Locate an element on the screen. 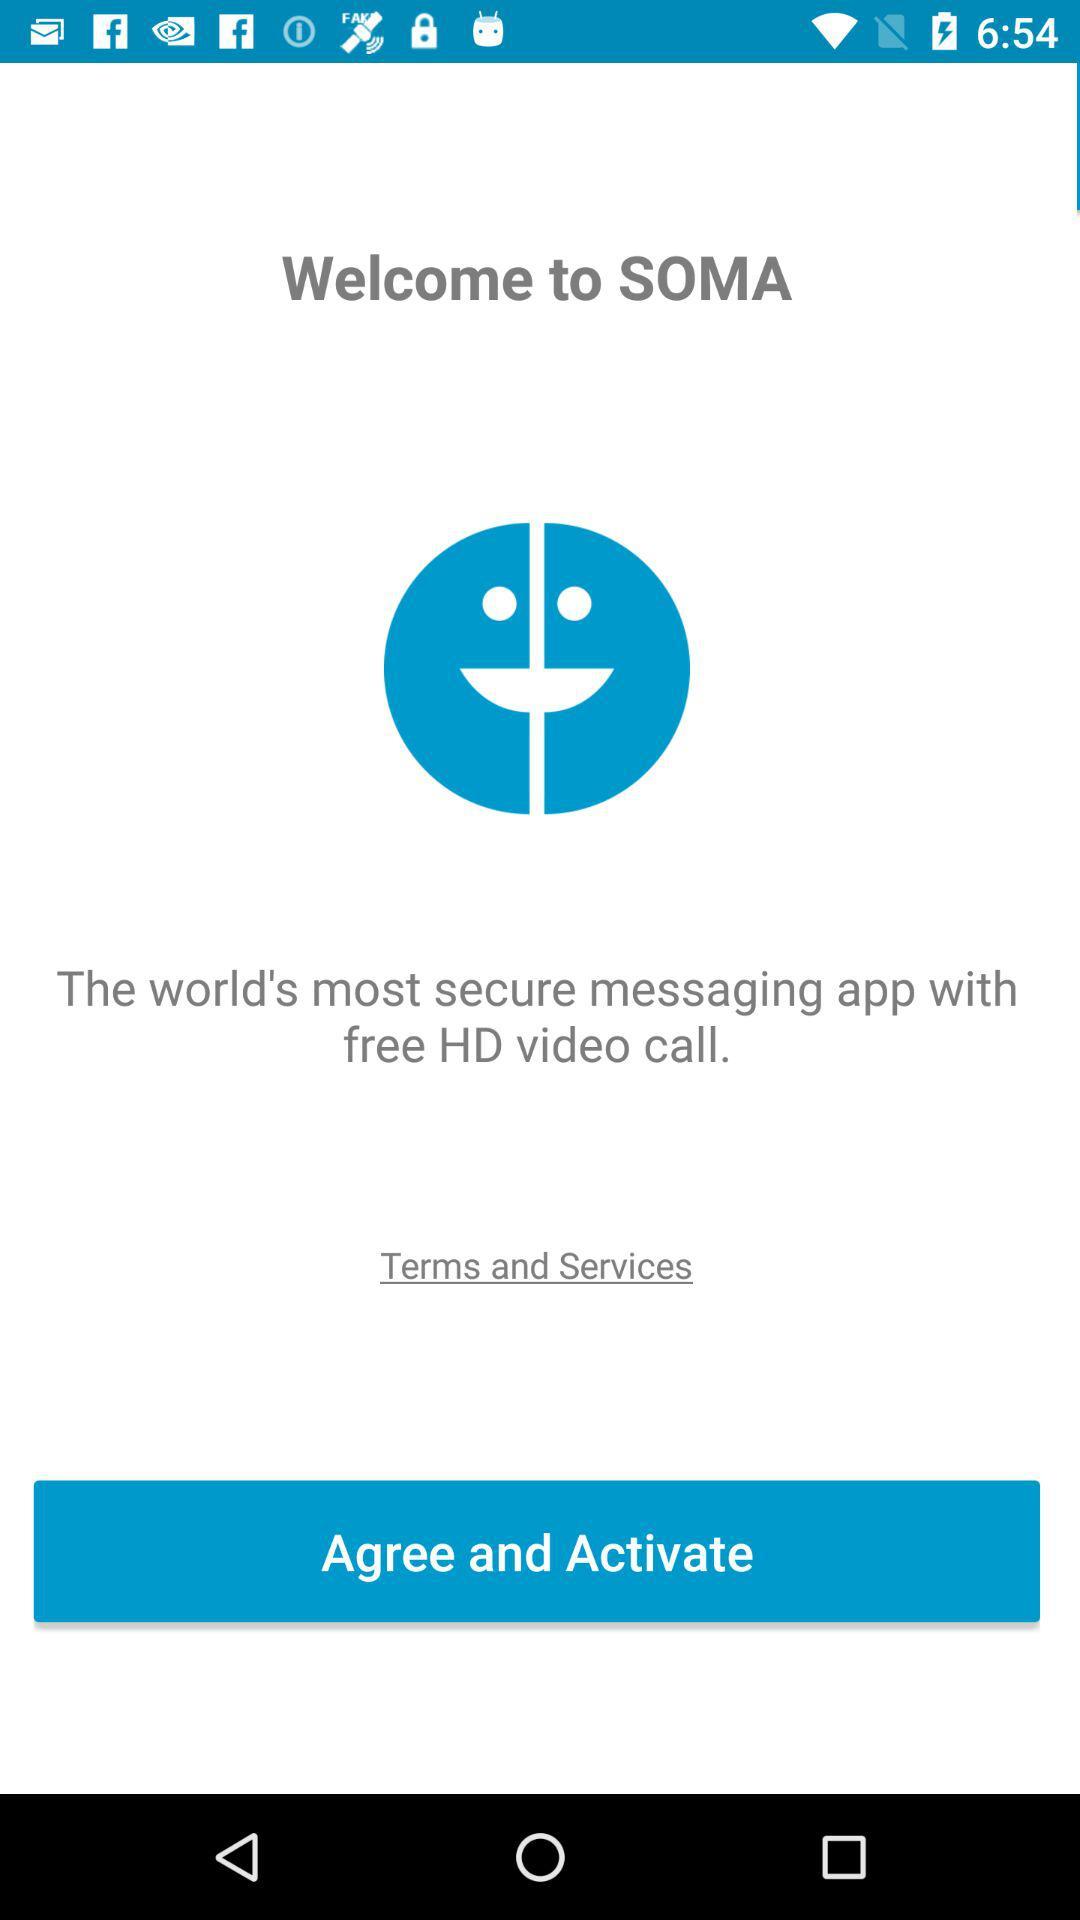 This screenshot has height=1920, width=1080. the terms and services is located at coordinates (538, 1263).